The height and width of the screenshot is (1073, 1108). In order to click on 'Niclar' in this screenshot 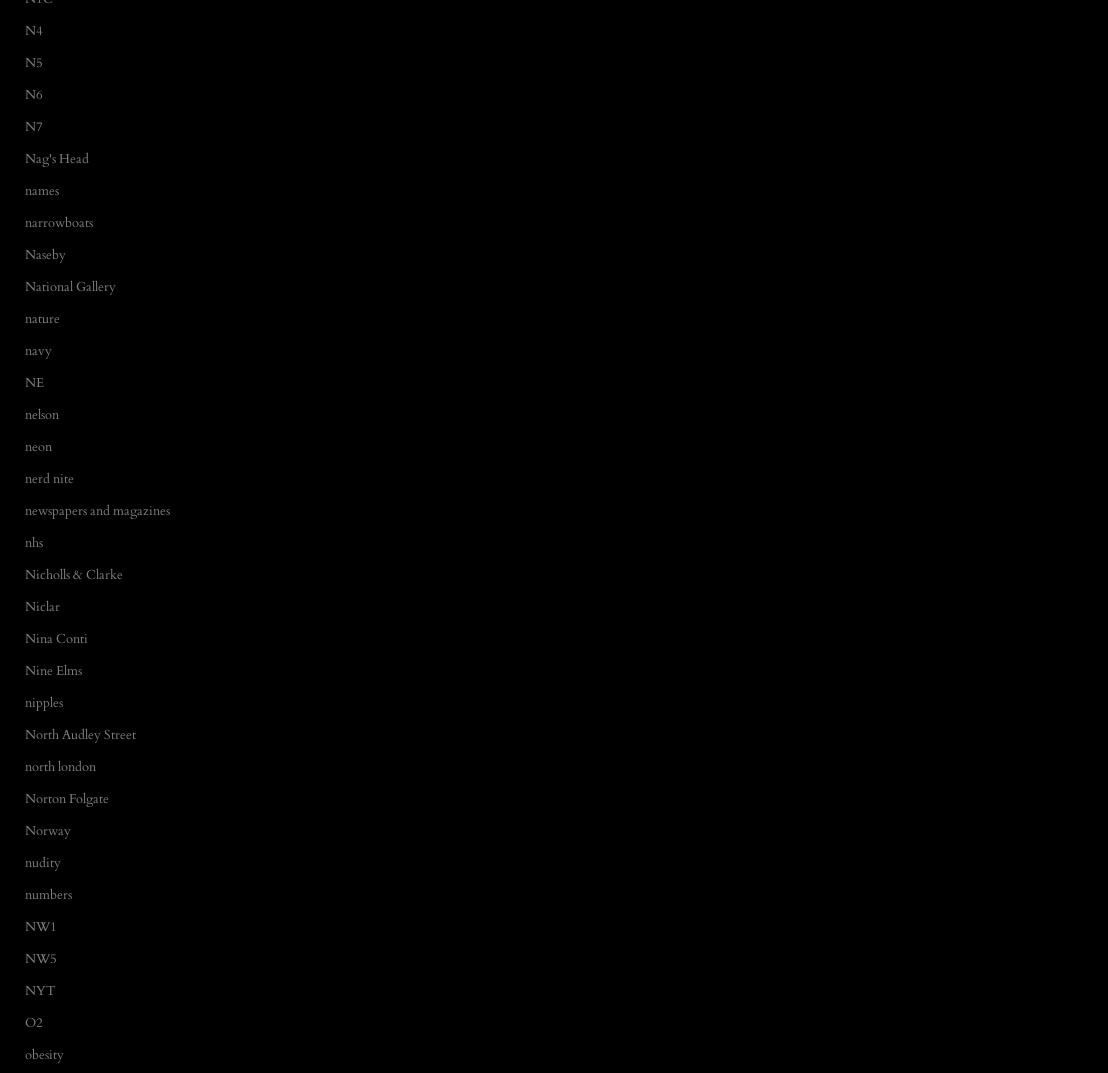, I will do `click(42, 605)`.